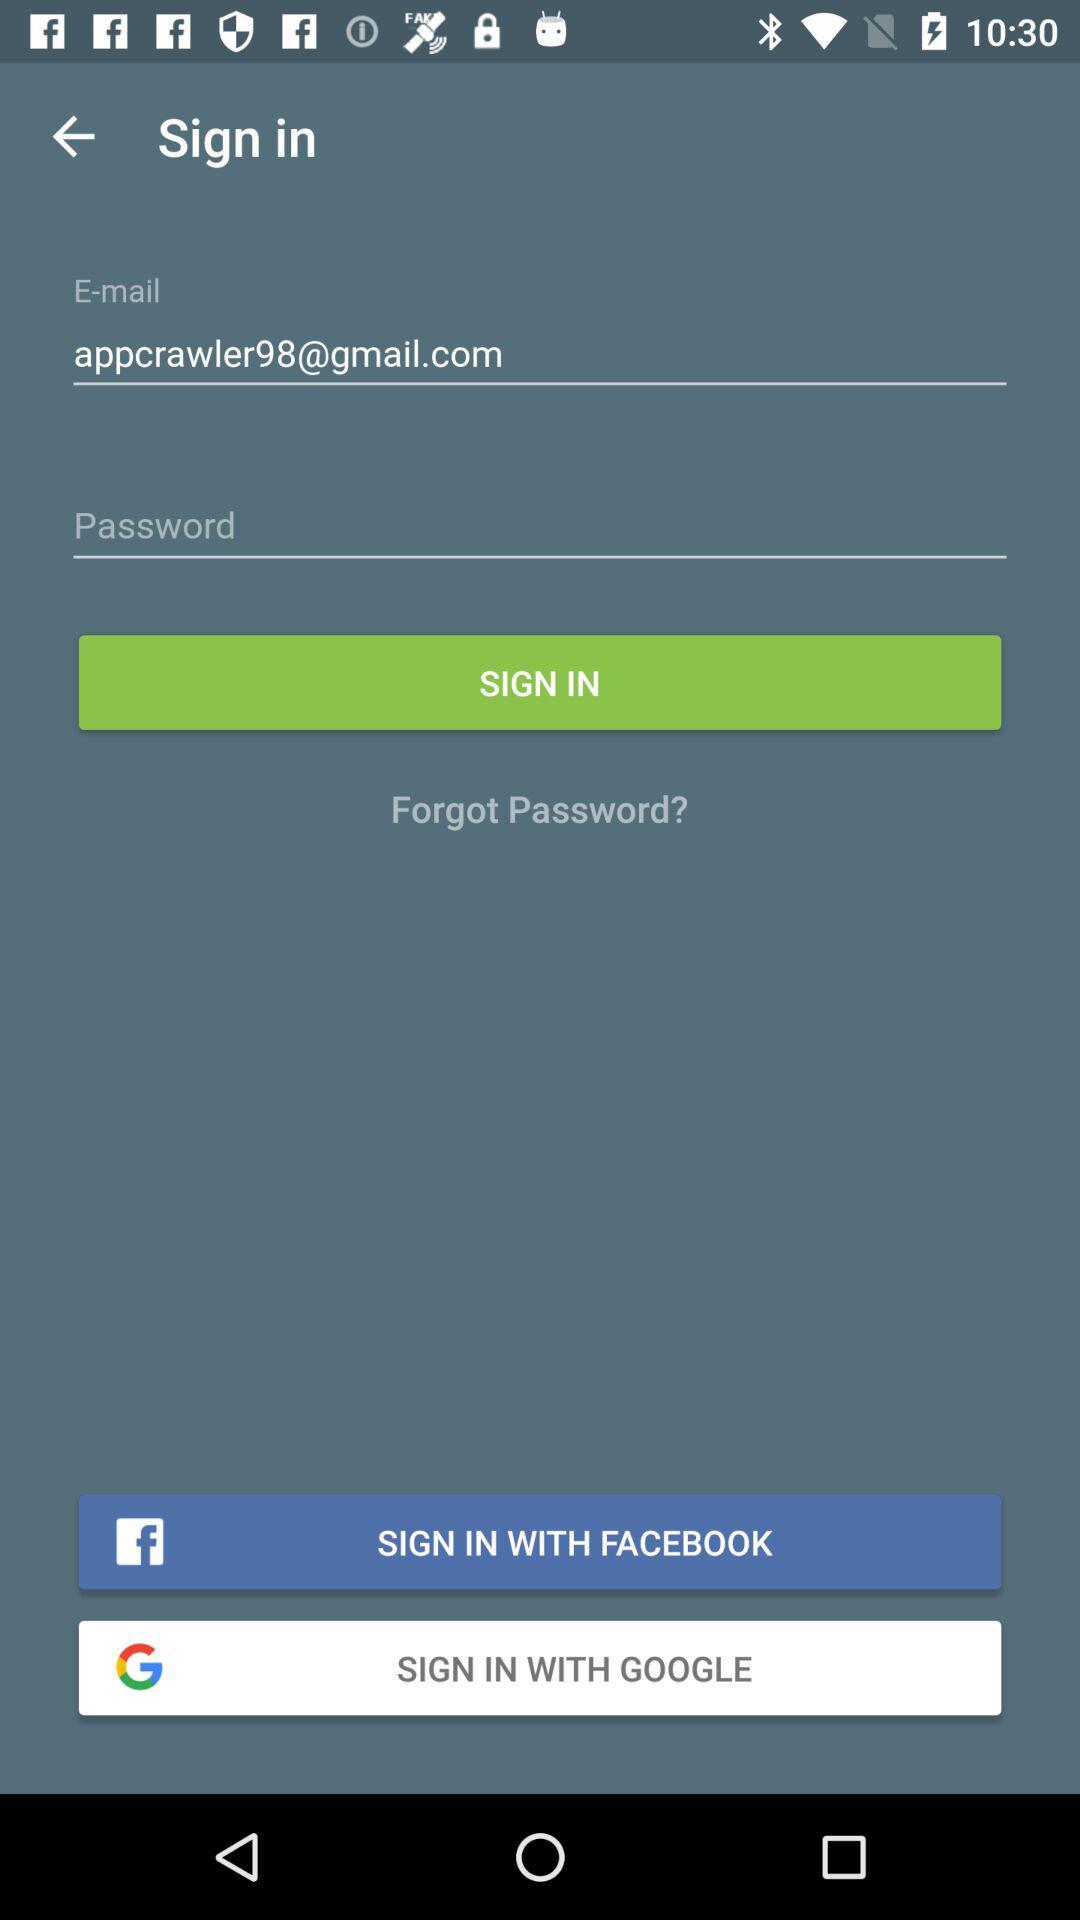 The image size is (1080, 1920). Describe the element at coordinates (540, 526) in the screenshot. I see `advertisement` at that location.